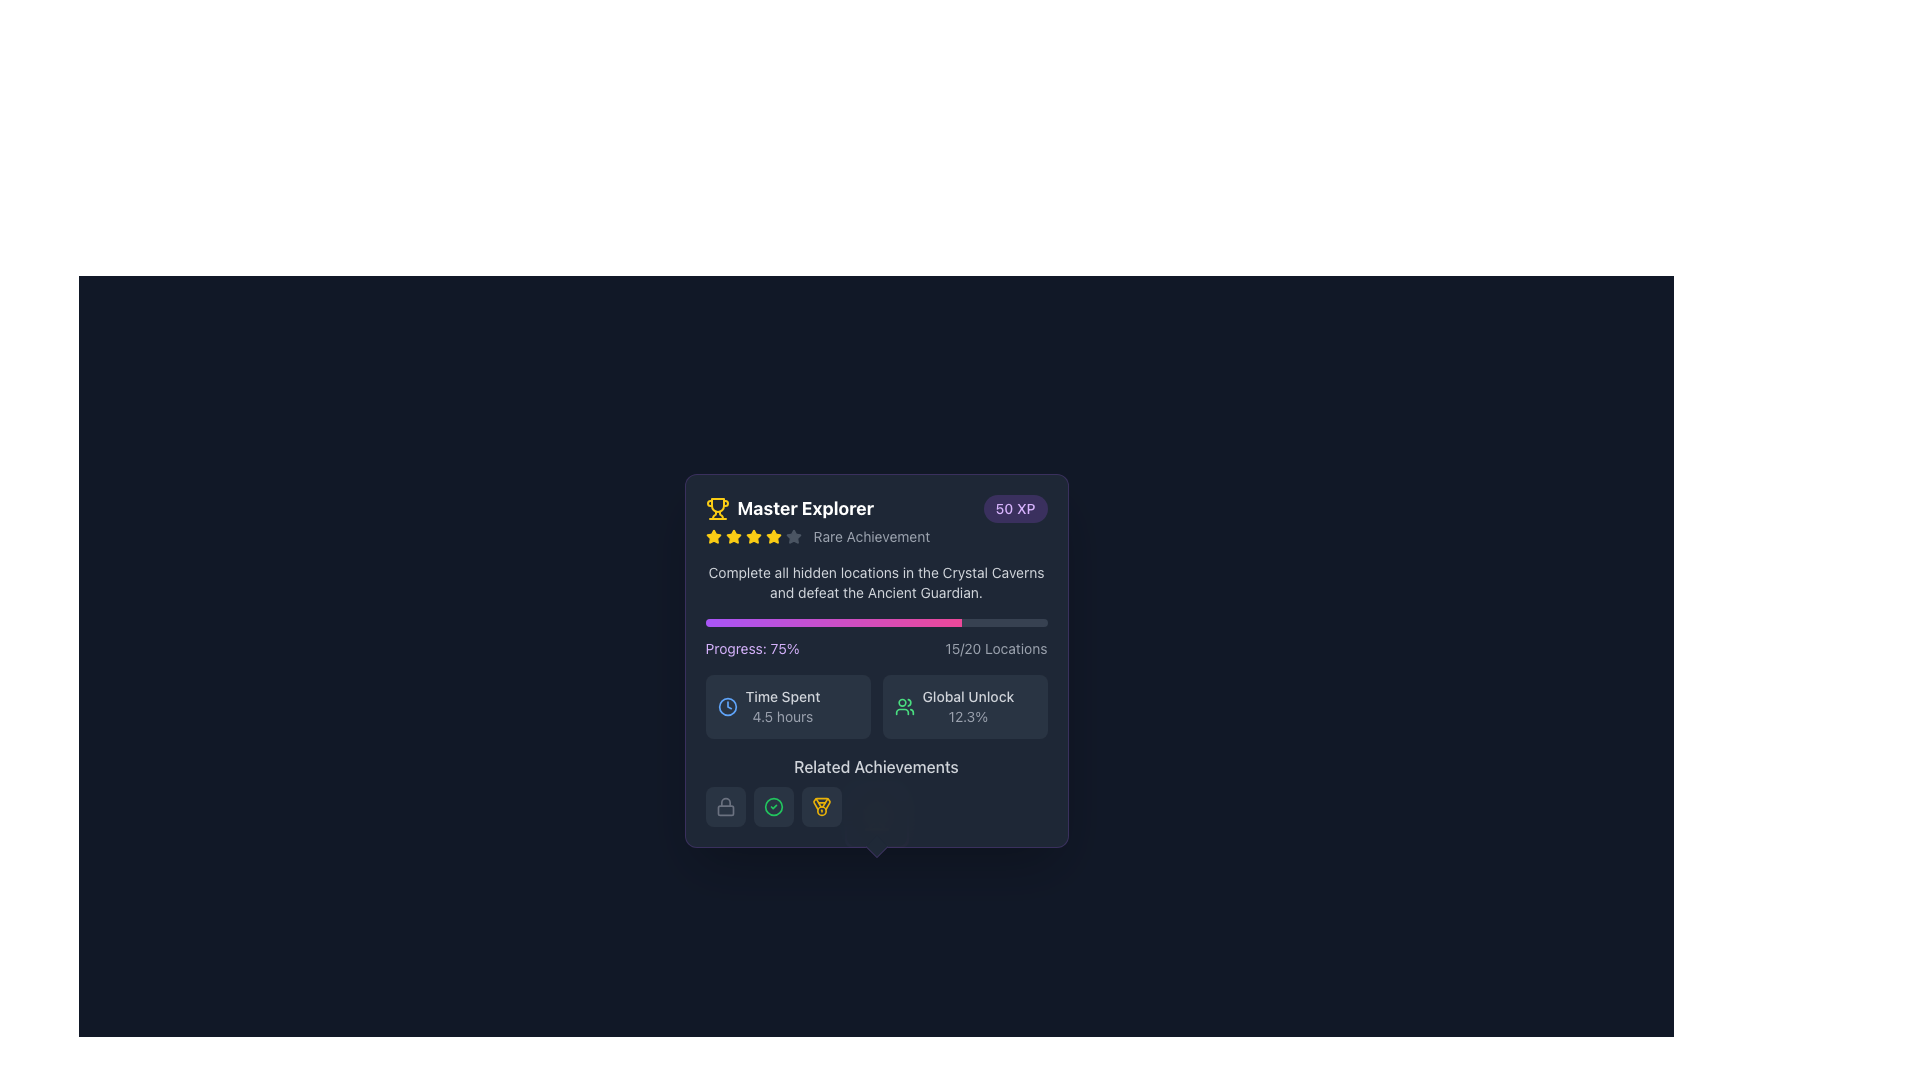 The image size is (1920, 1080). Describe the element at coordinates (786, 705) in the screenshot. I see `the Information card displaying time spent, which includes a label, an icon, and a descriptive value, located in the left half of the two-column grid structure` at that location.